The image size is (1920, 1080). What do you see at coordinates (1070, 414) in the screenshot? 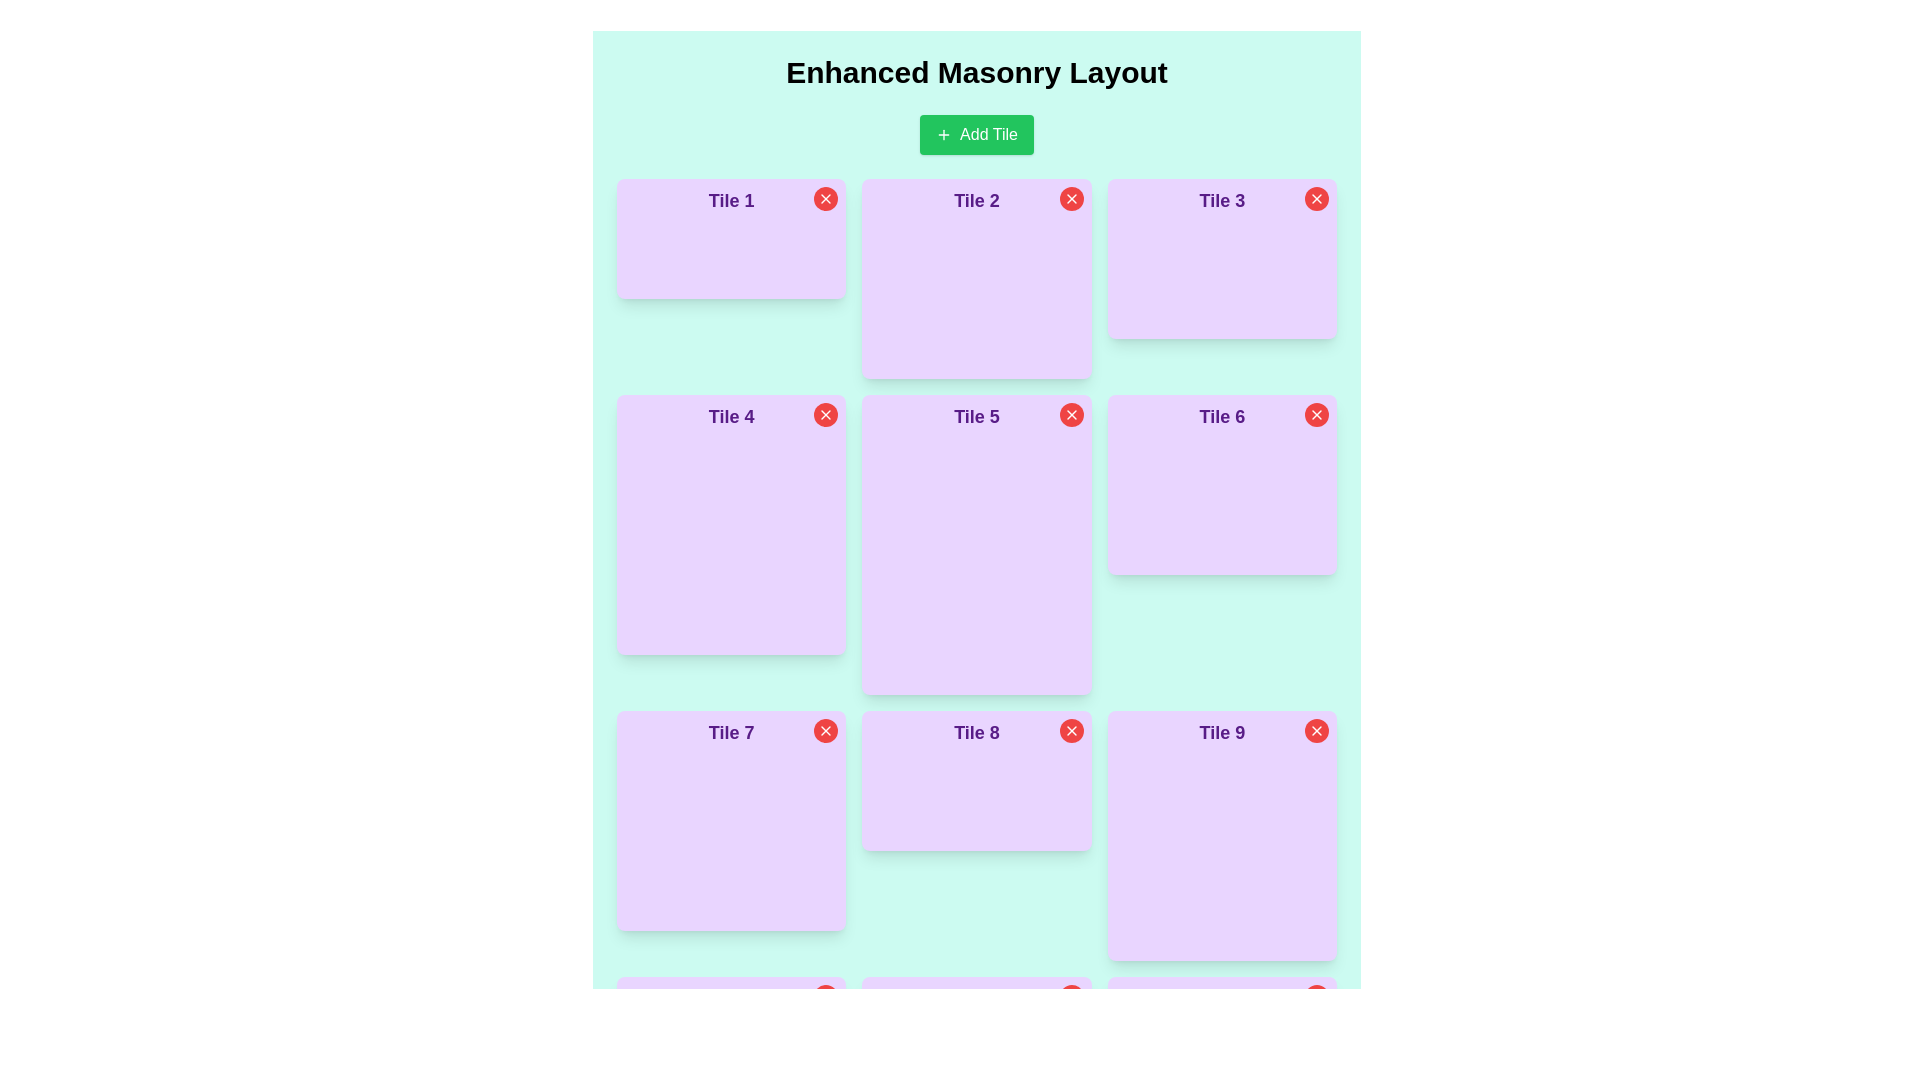
I see `the close button located` at bounding box center [1070, 414].